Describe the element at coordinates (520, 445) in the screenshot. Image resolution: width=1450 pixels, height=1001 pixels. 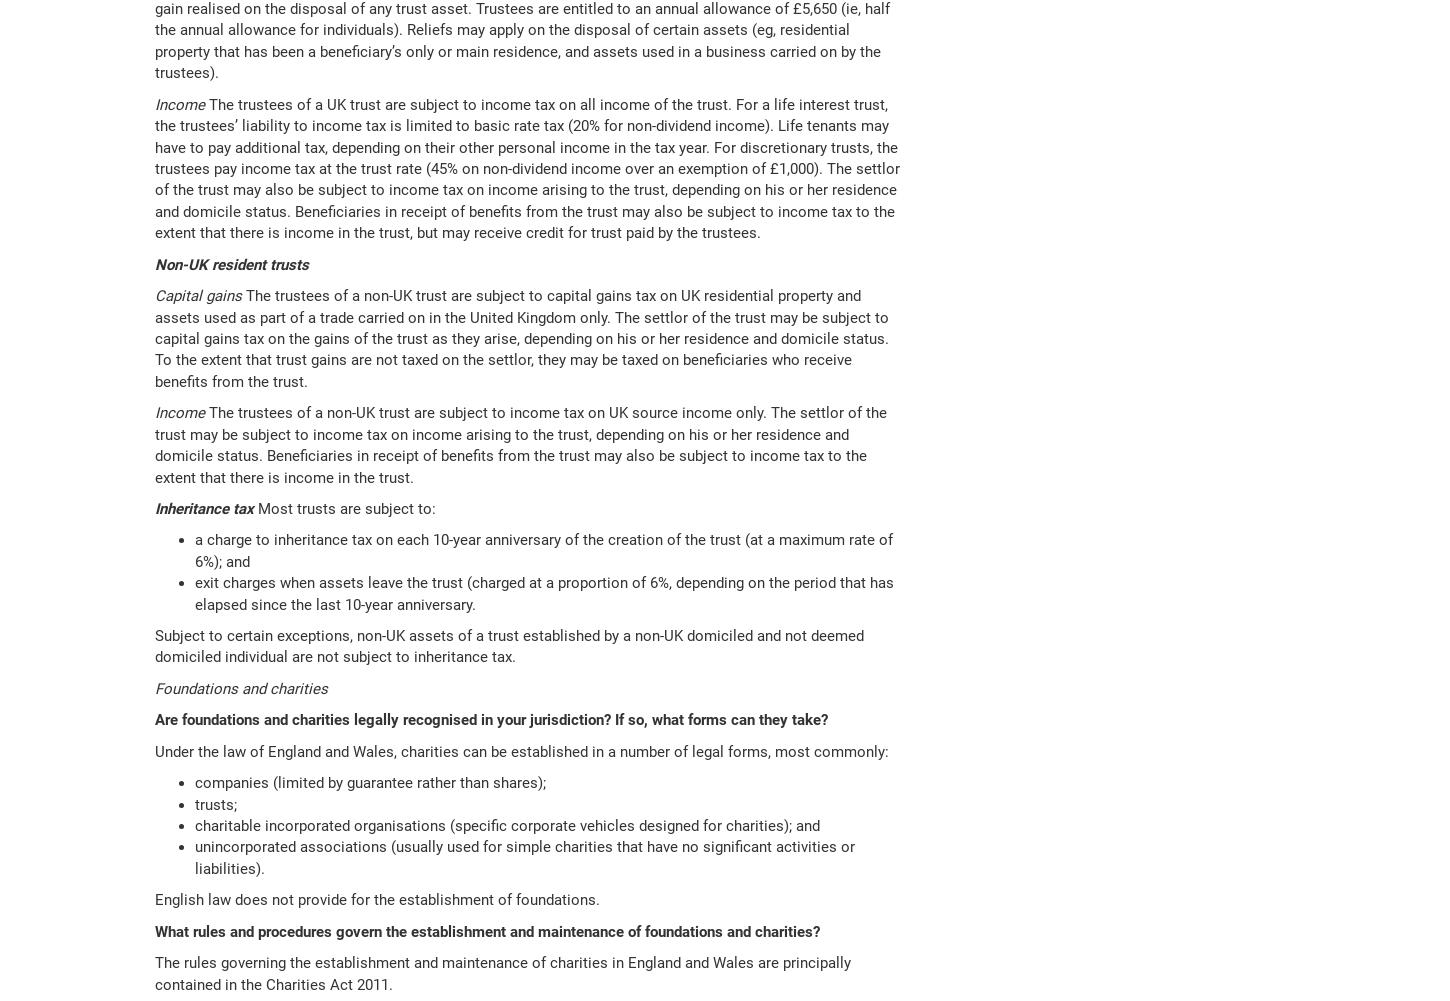
I see `'The trustees of a non-UK trust are subject to income tax on UK source income only. The settlor of the trust may be subject to income tax on income arising to the trust, depending on his or her residence and domicile status. Beneficiaries in receipt of benefits from the trust may also be subject to income tax to the extent that there is income in the trust.'` at that location.